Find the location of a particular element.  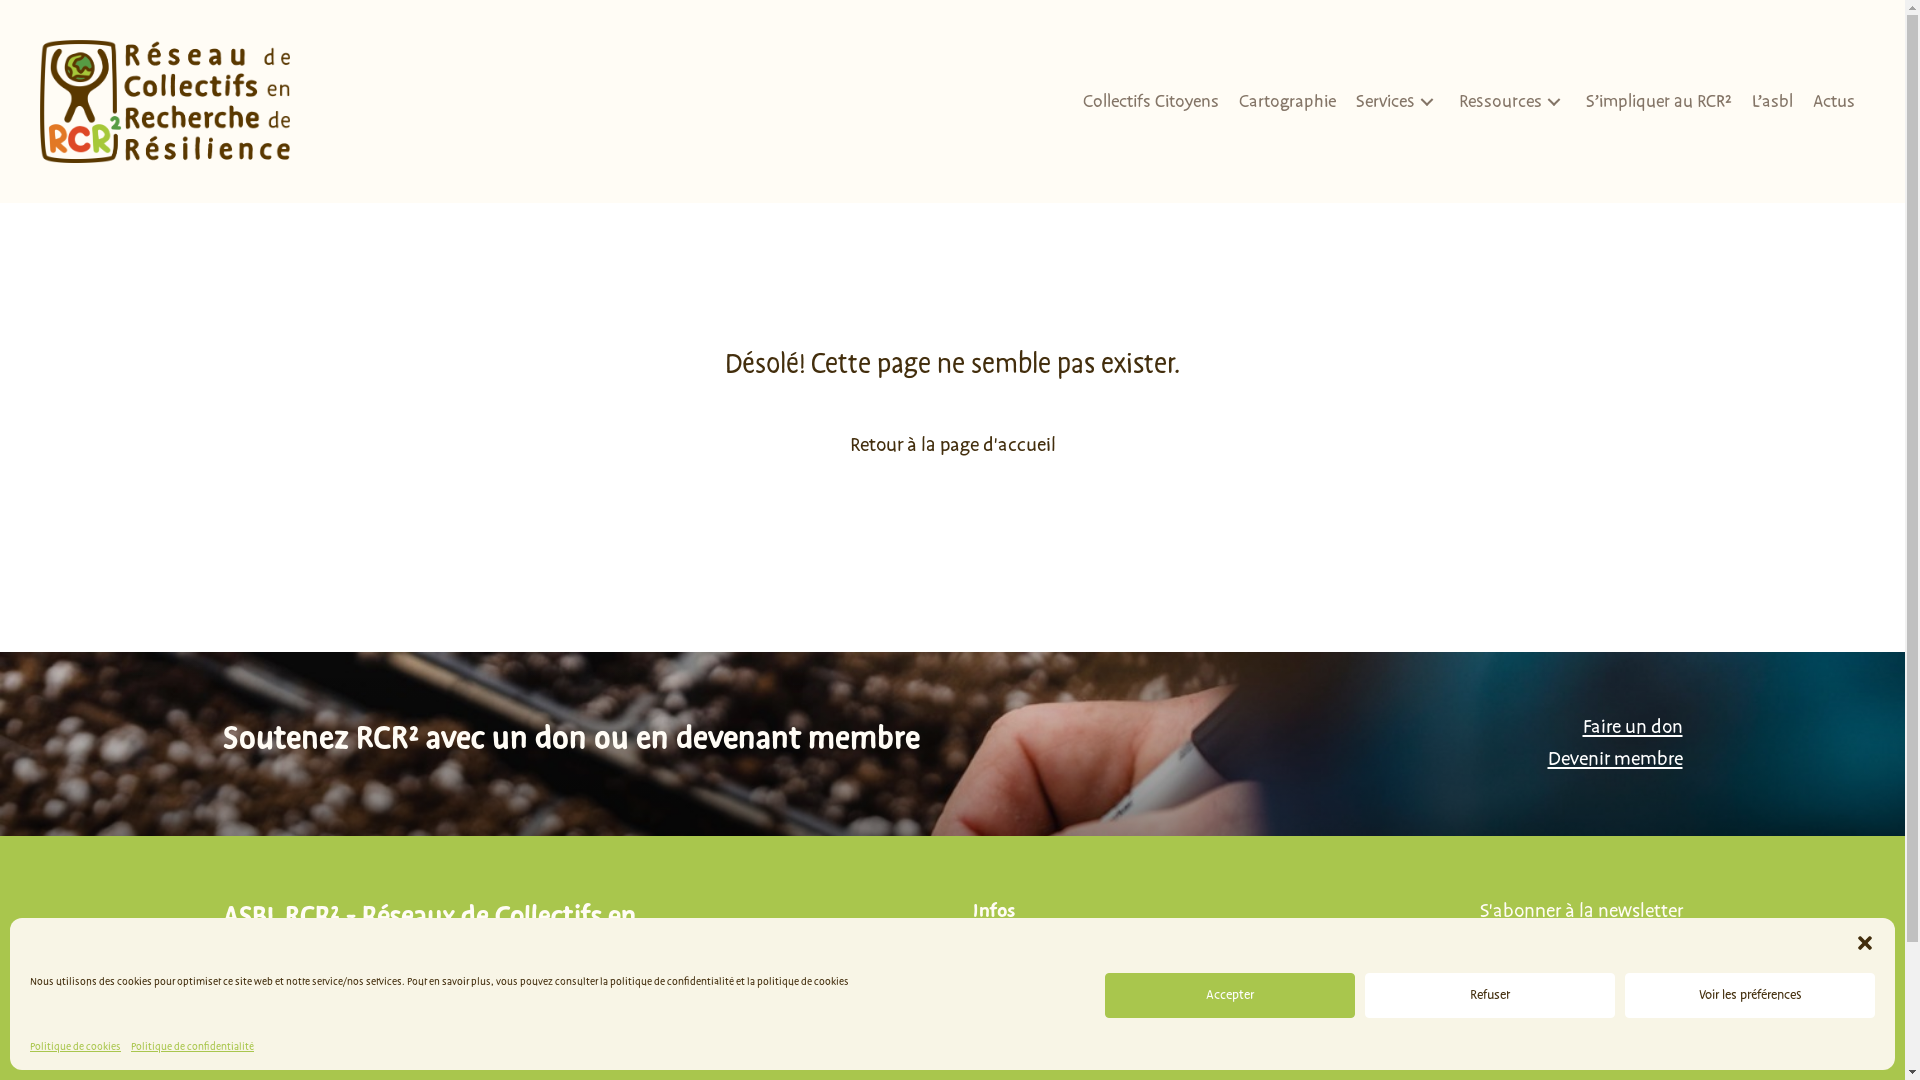

'Cartographie' is located at coordinates (1287, 101).